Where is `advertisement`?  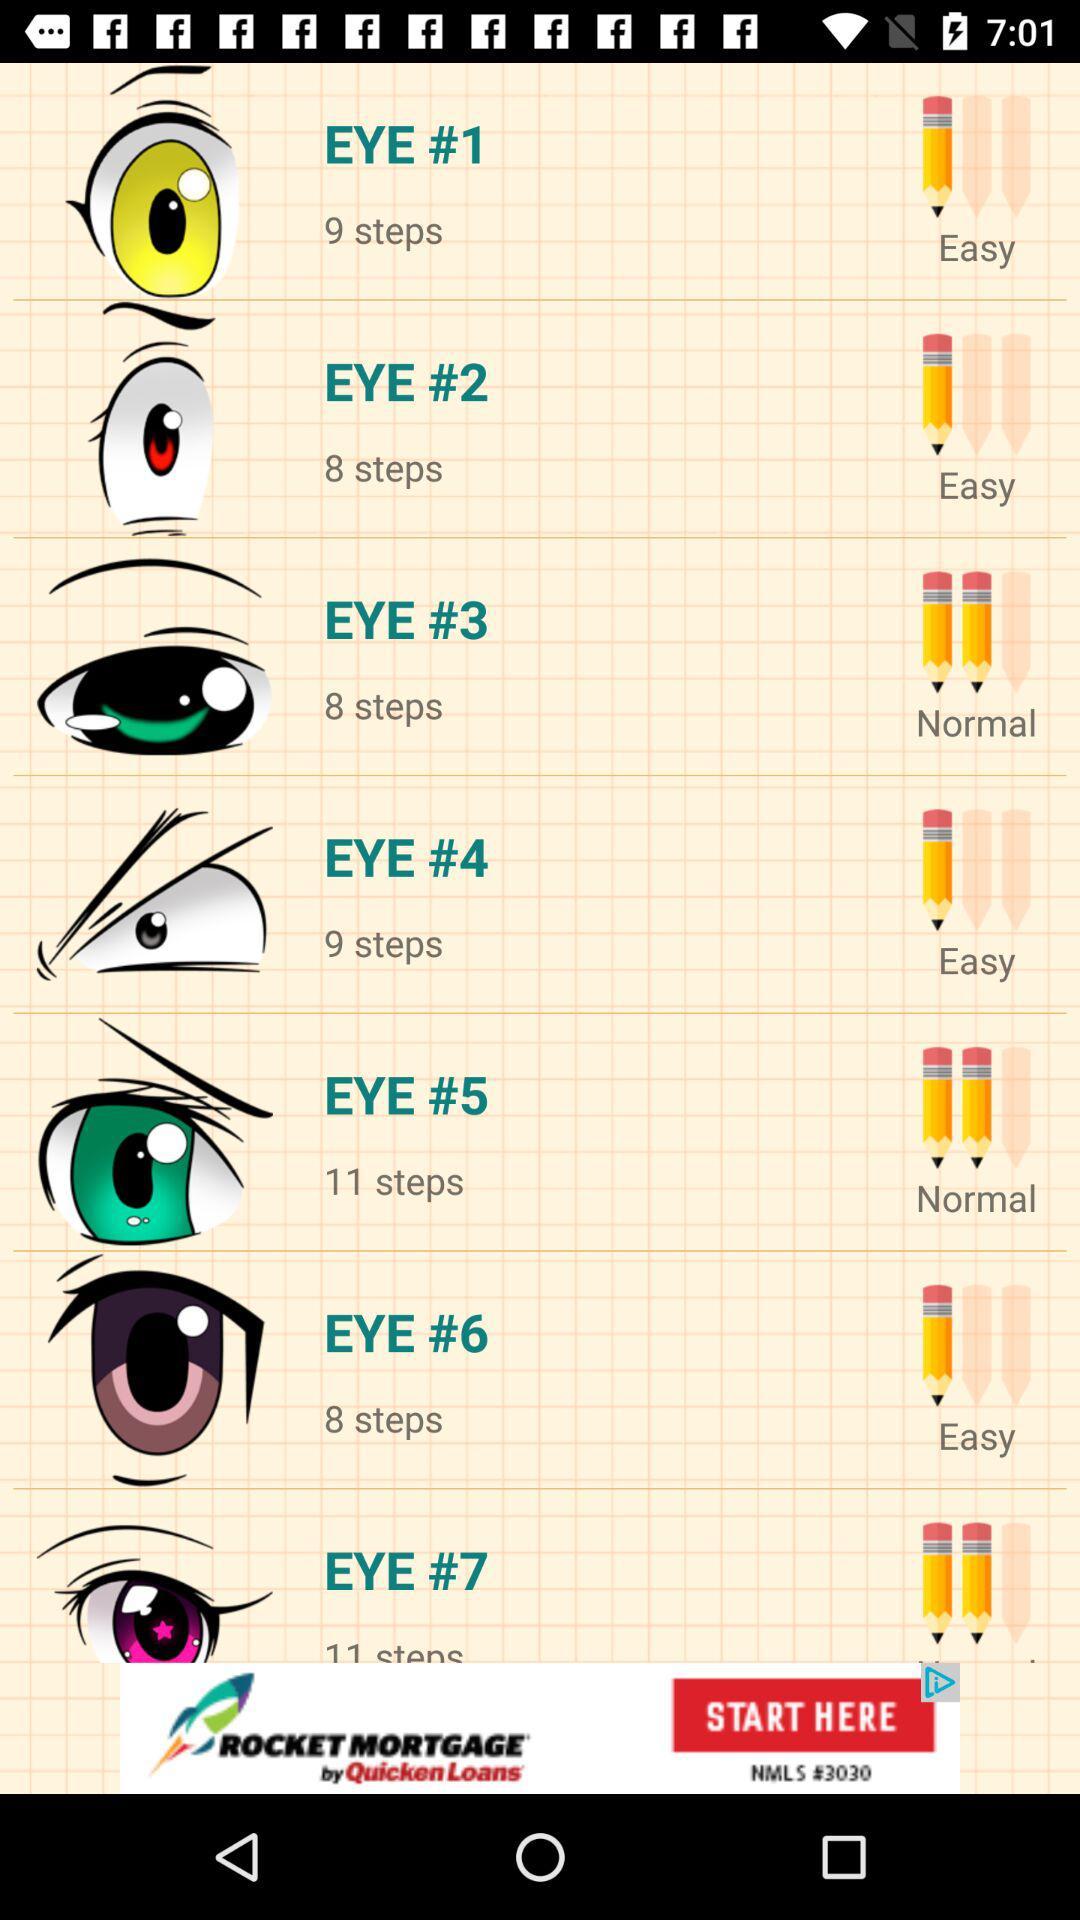
advertisement is located at coordinates (540, 1727).